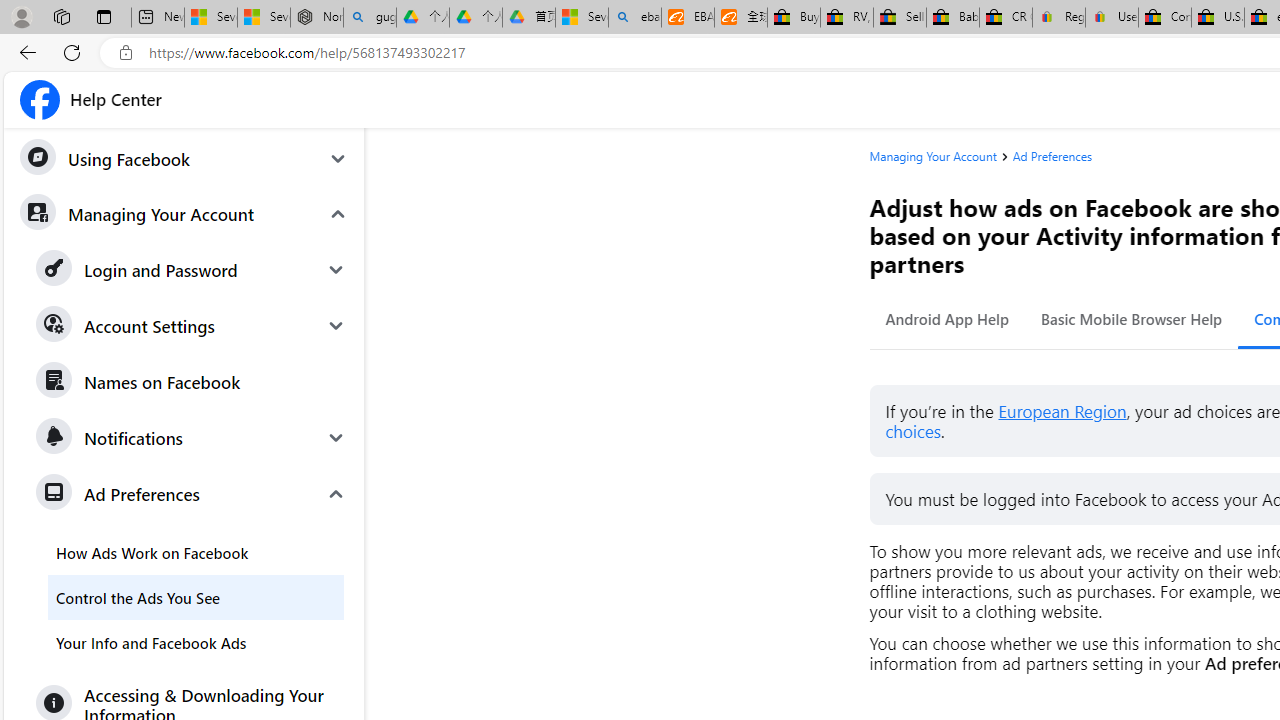 This screenshot has height=720, width=1280. What do you see at coordinates (183, 158) in the screenshot?
I see `'Using Facebook'` at bounding box center [183, 158].